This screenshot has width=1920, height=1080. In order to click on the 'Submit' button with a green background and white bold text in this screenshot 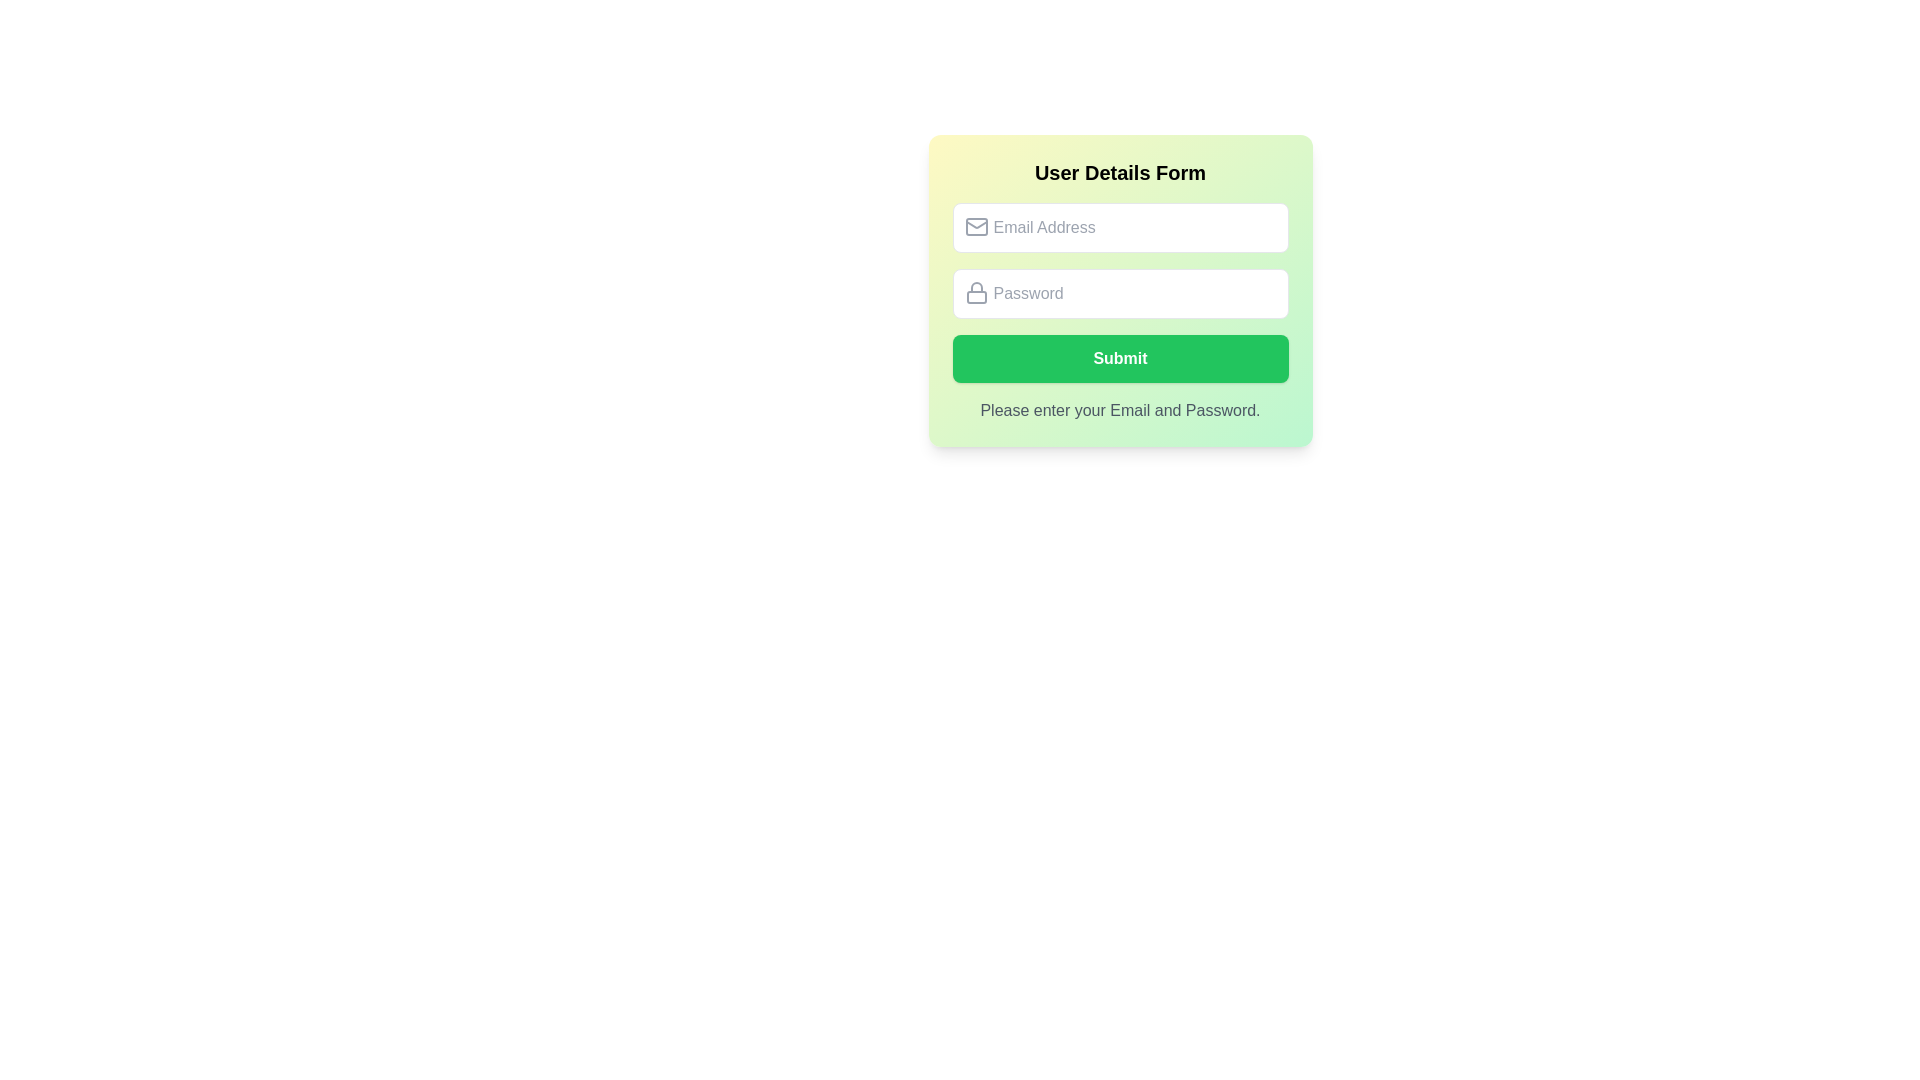, I will do `click(1120, 357)`.